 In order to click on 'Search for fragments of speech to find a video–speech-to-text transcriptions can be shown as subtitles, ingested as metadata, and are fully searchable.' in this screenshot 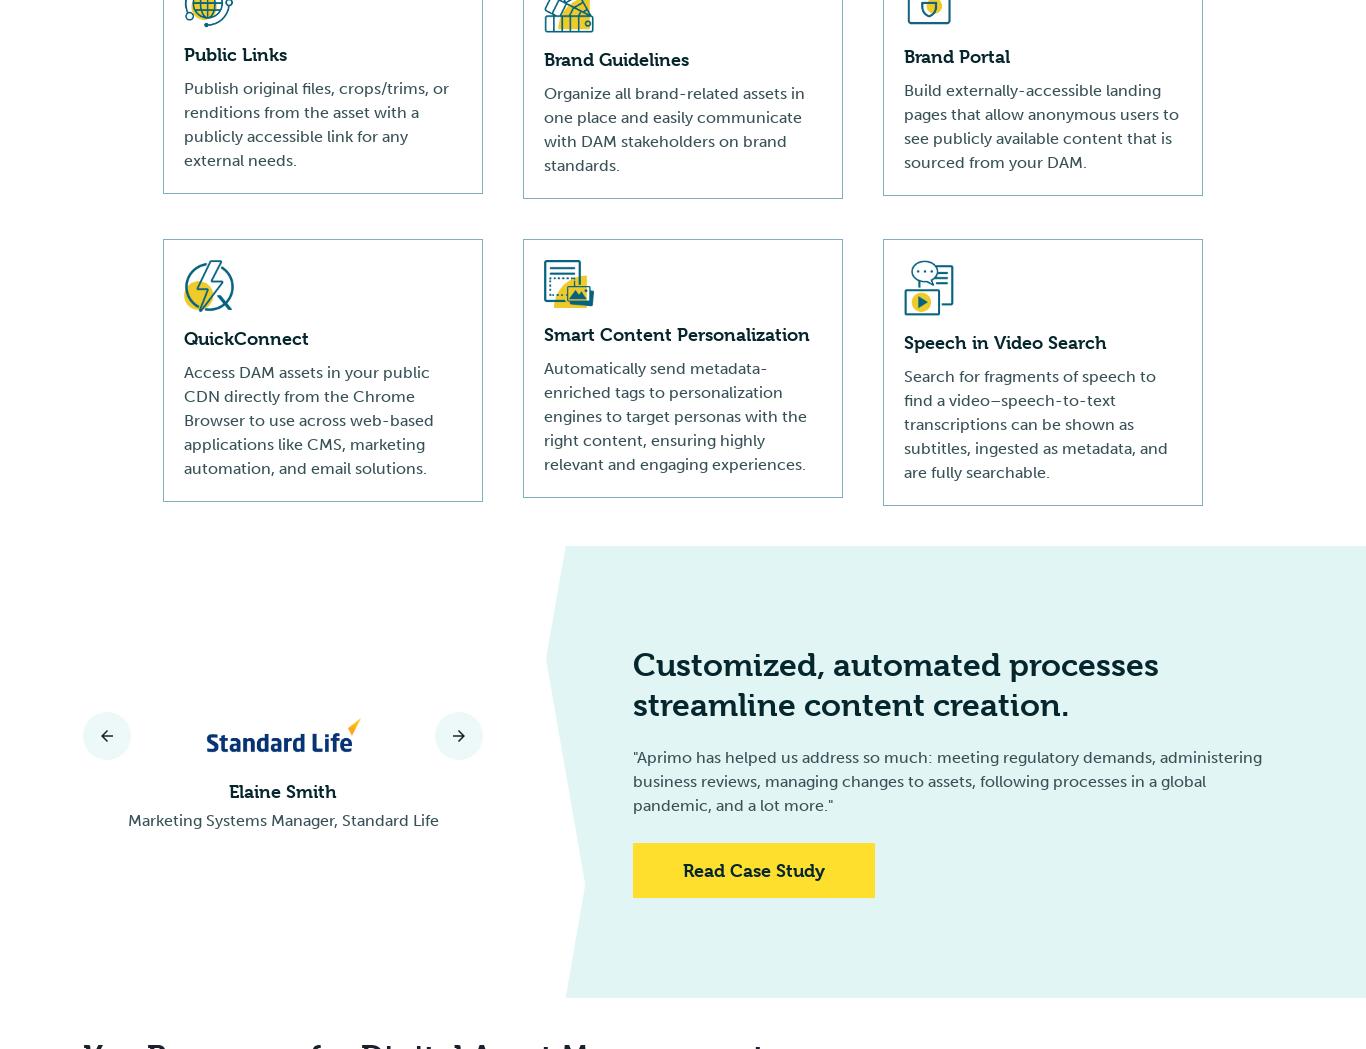, I will do `click(1034, 423)`.